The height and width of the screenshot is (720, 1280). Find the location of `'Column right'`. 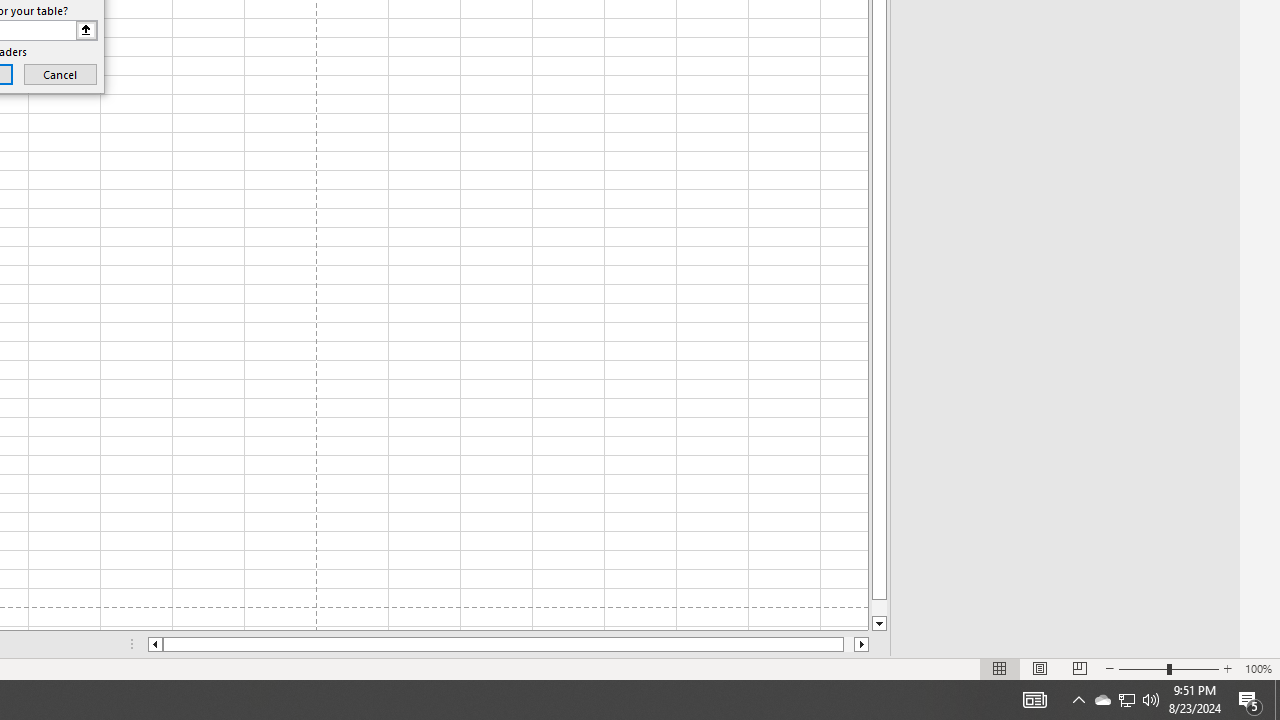

'Column right' is located at coordinates (862, 644).